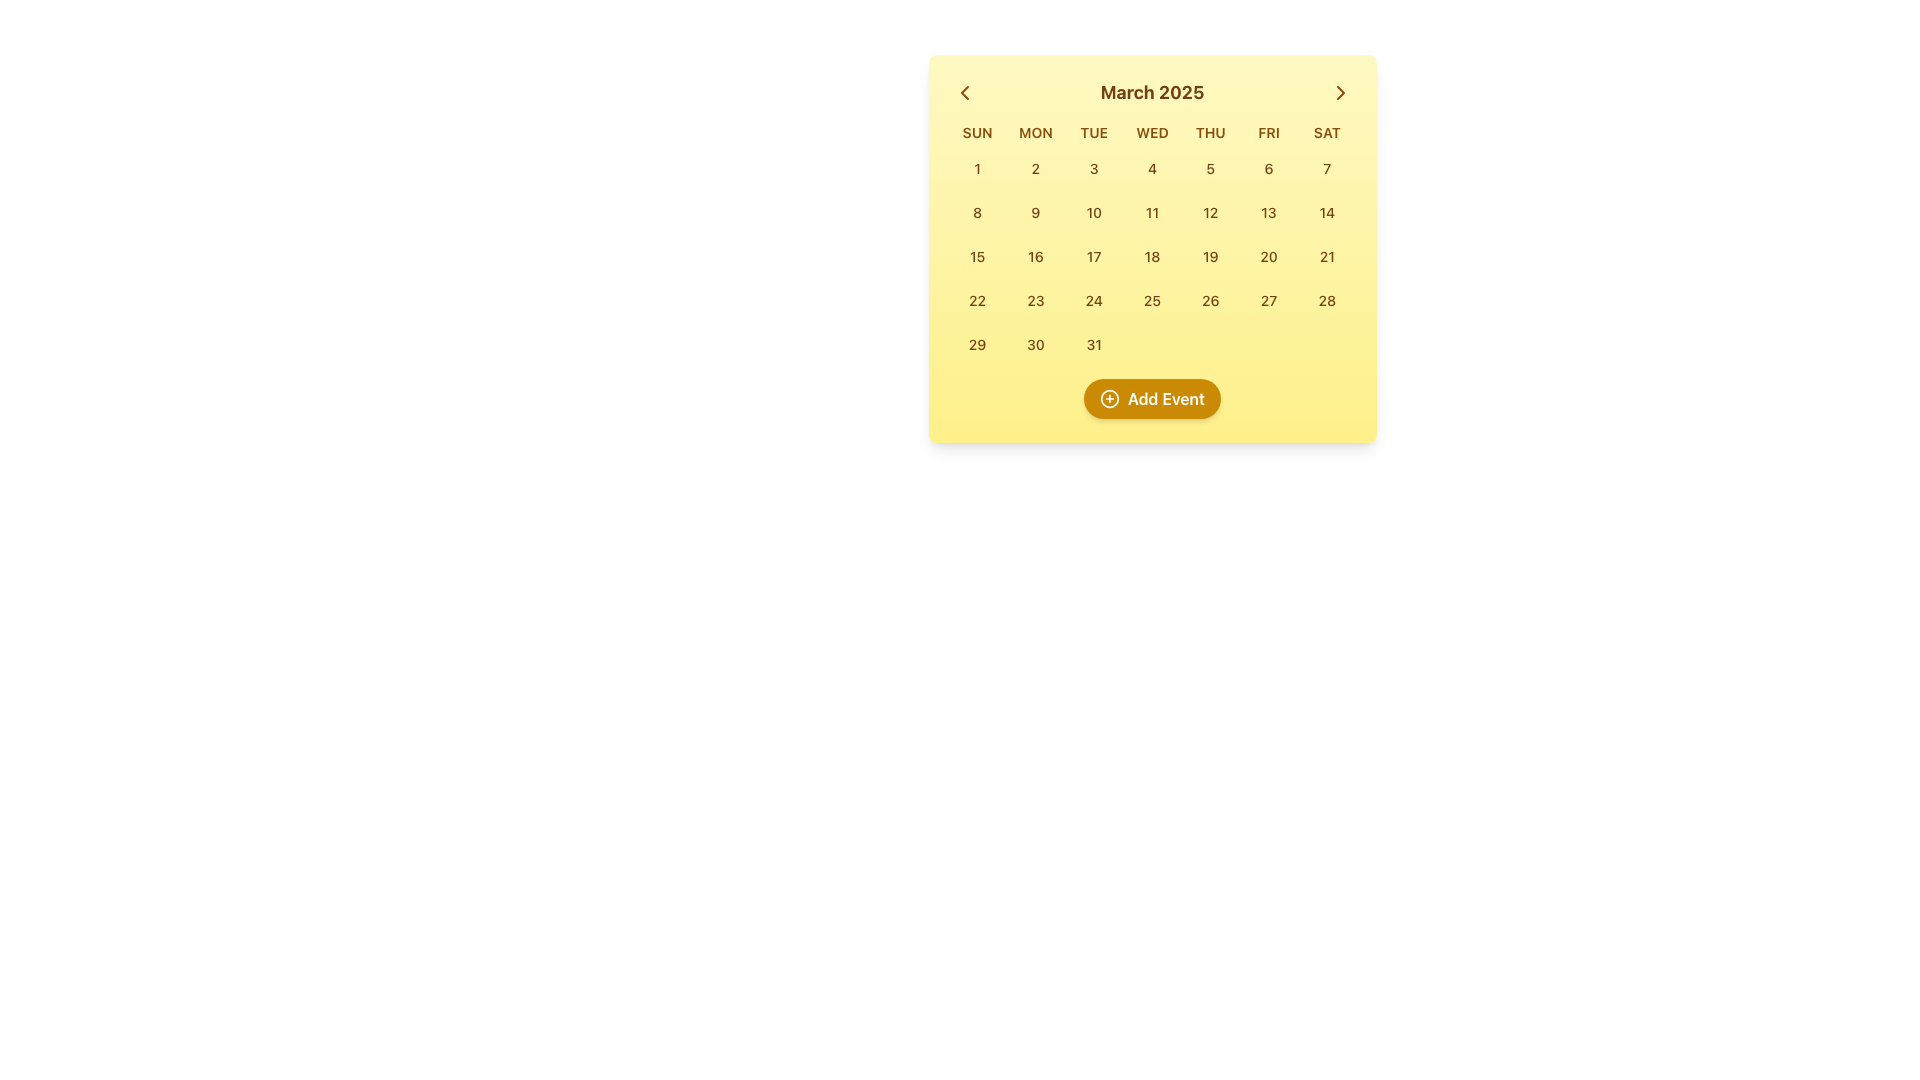  Describe the element at coordinates (1209, 168) in the screenshot. I see `the yellow-background calendar day button displaying the number '5'` at that location.